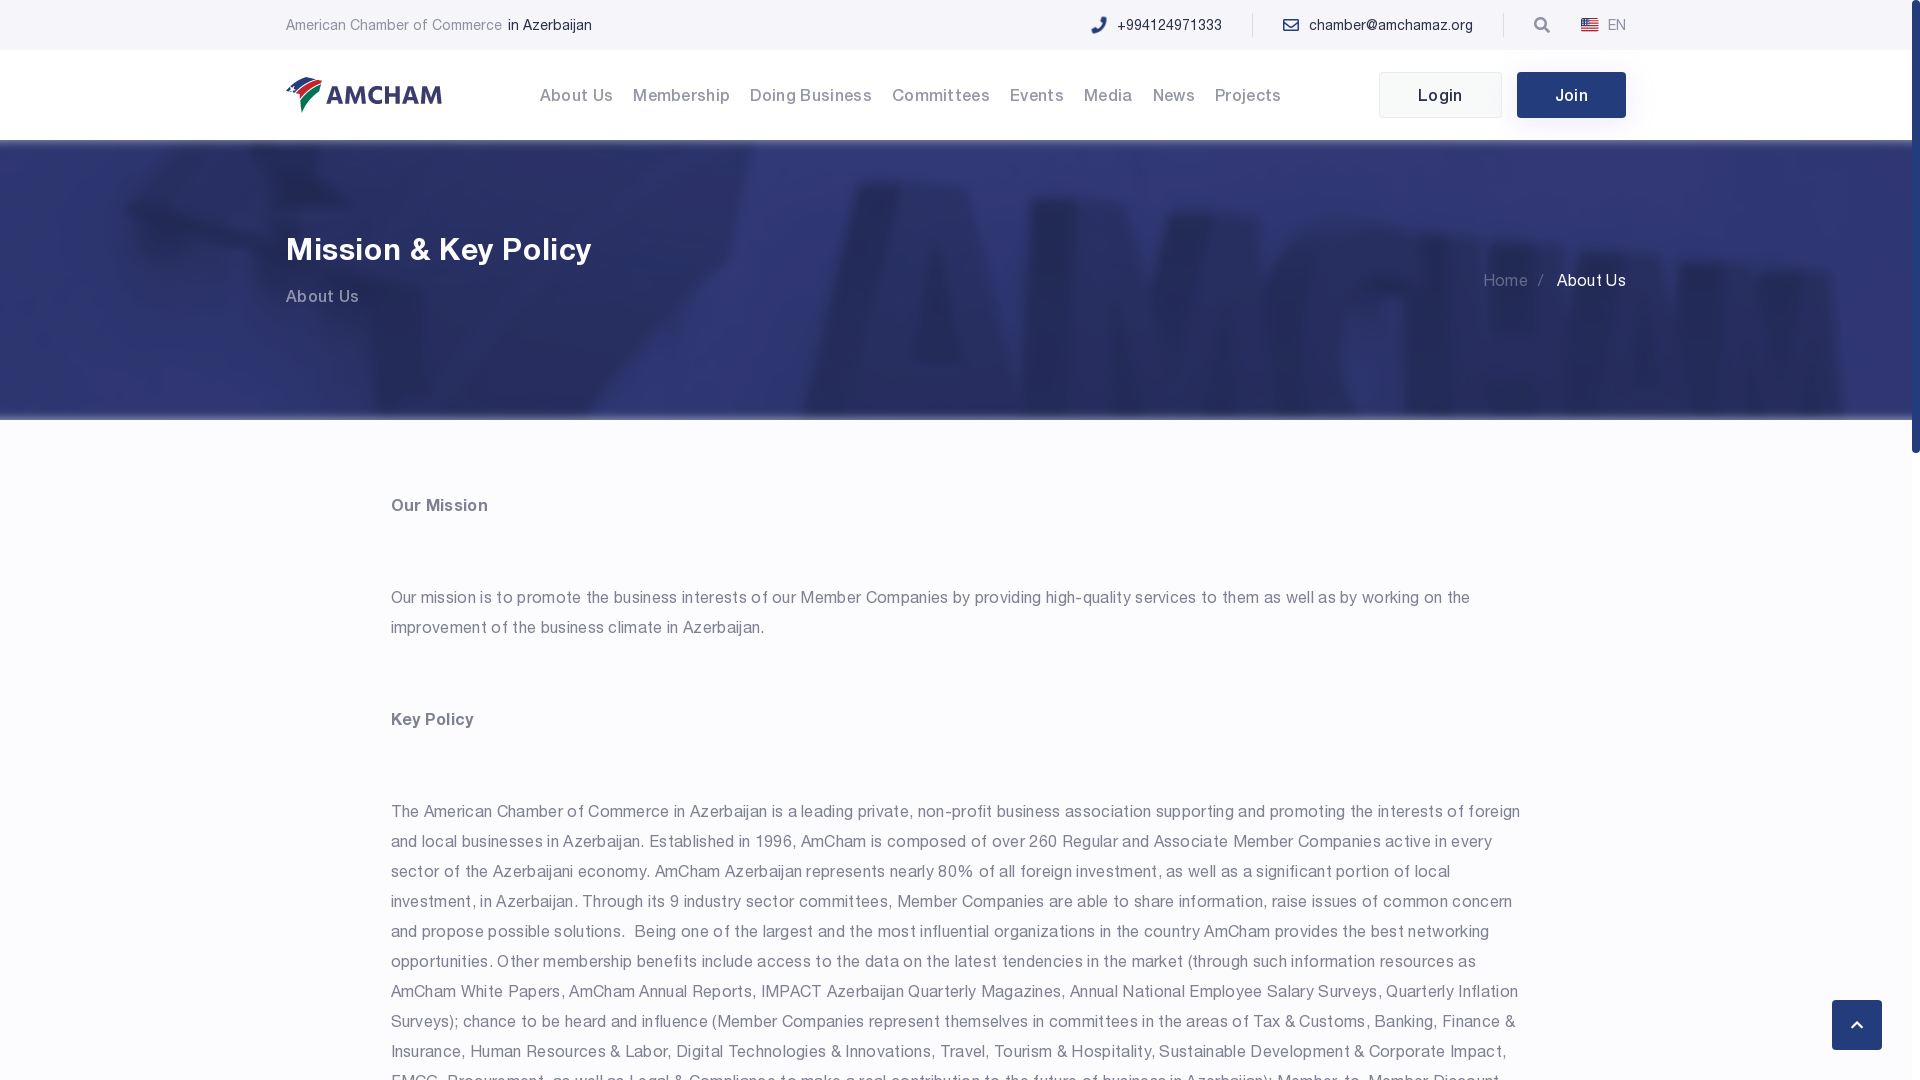 This screenshot has height=1080, width=1920. I want to click on 'chamber@amchamaz.org', so click(1407, 24).